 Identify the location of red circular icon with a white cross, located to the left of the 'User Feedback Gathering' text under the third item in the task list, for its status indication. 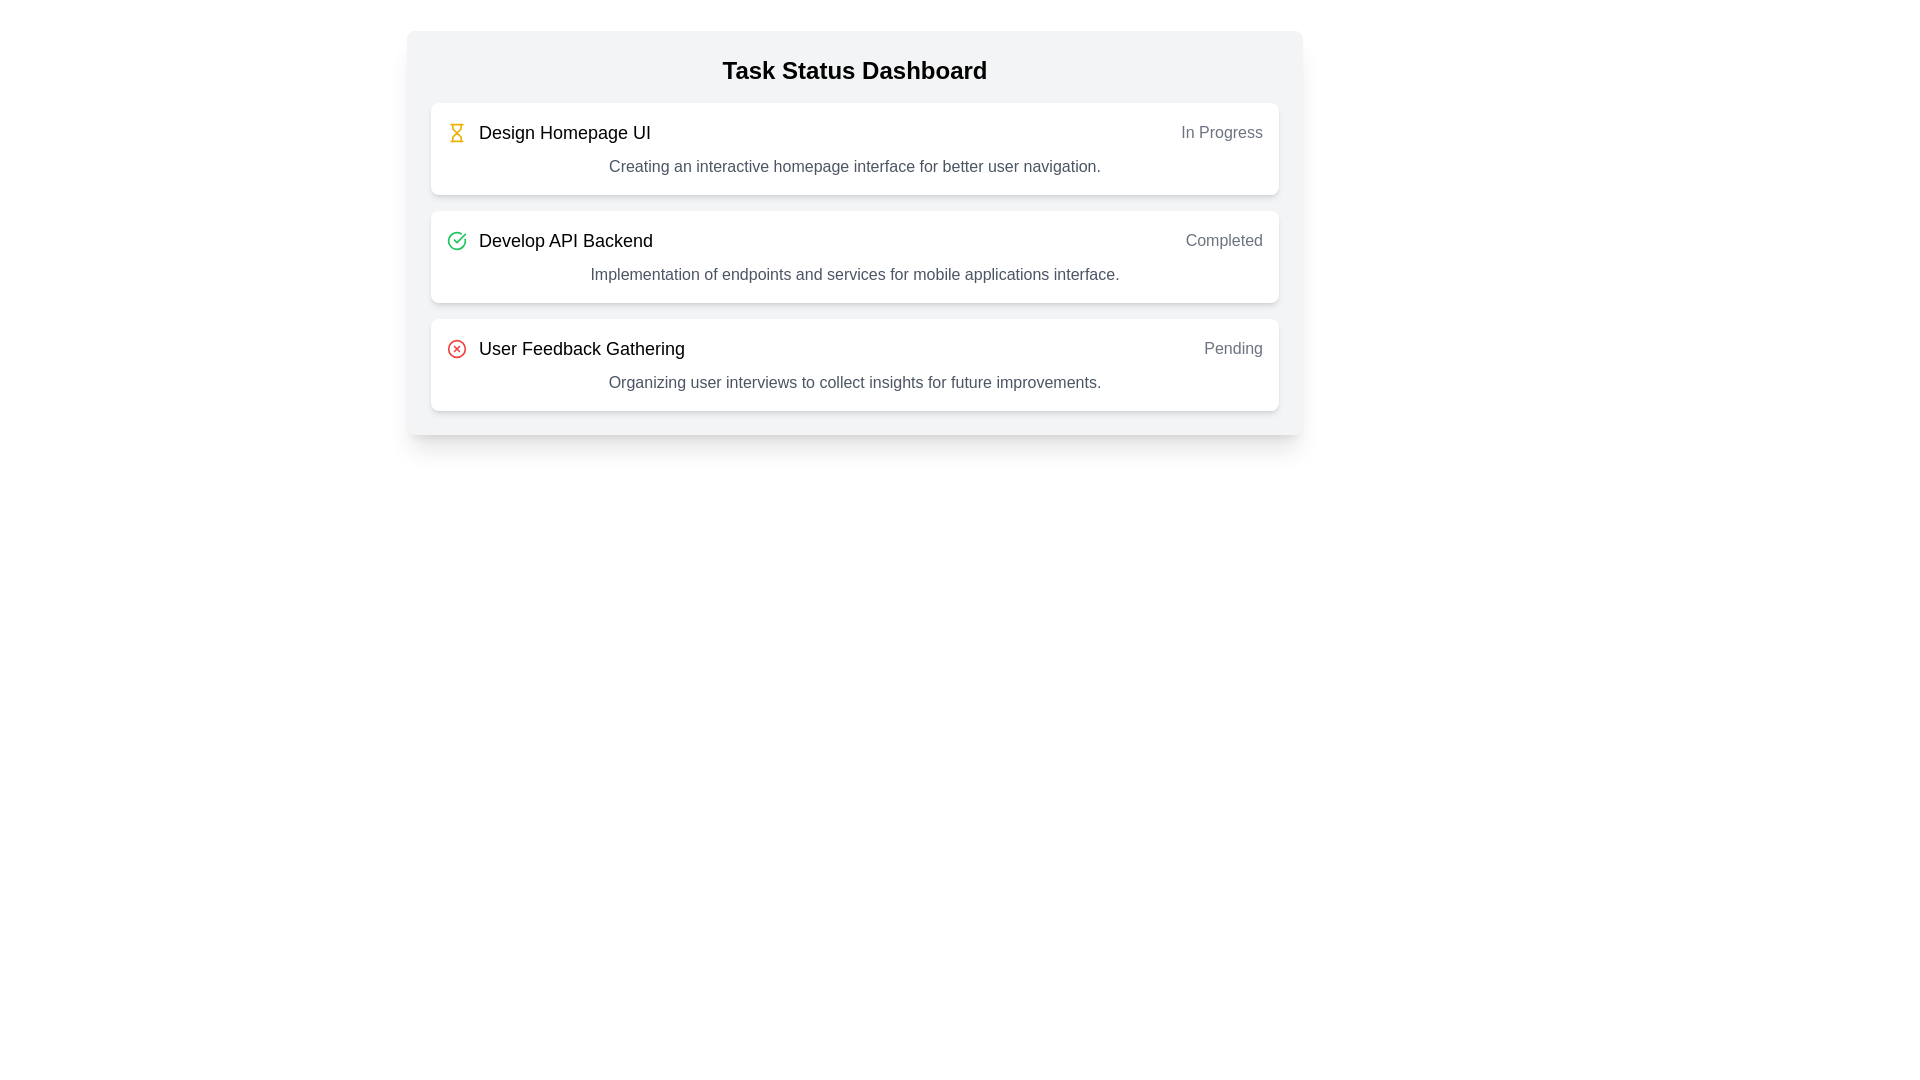
(455, 347).